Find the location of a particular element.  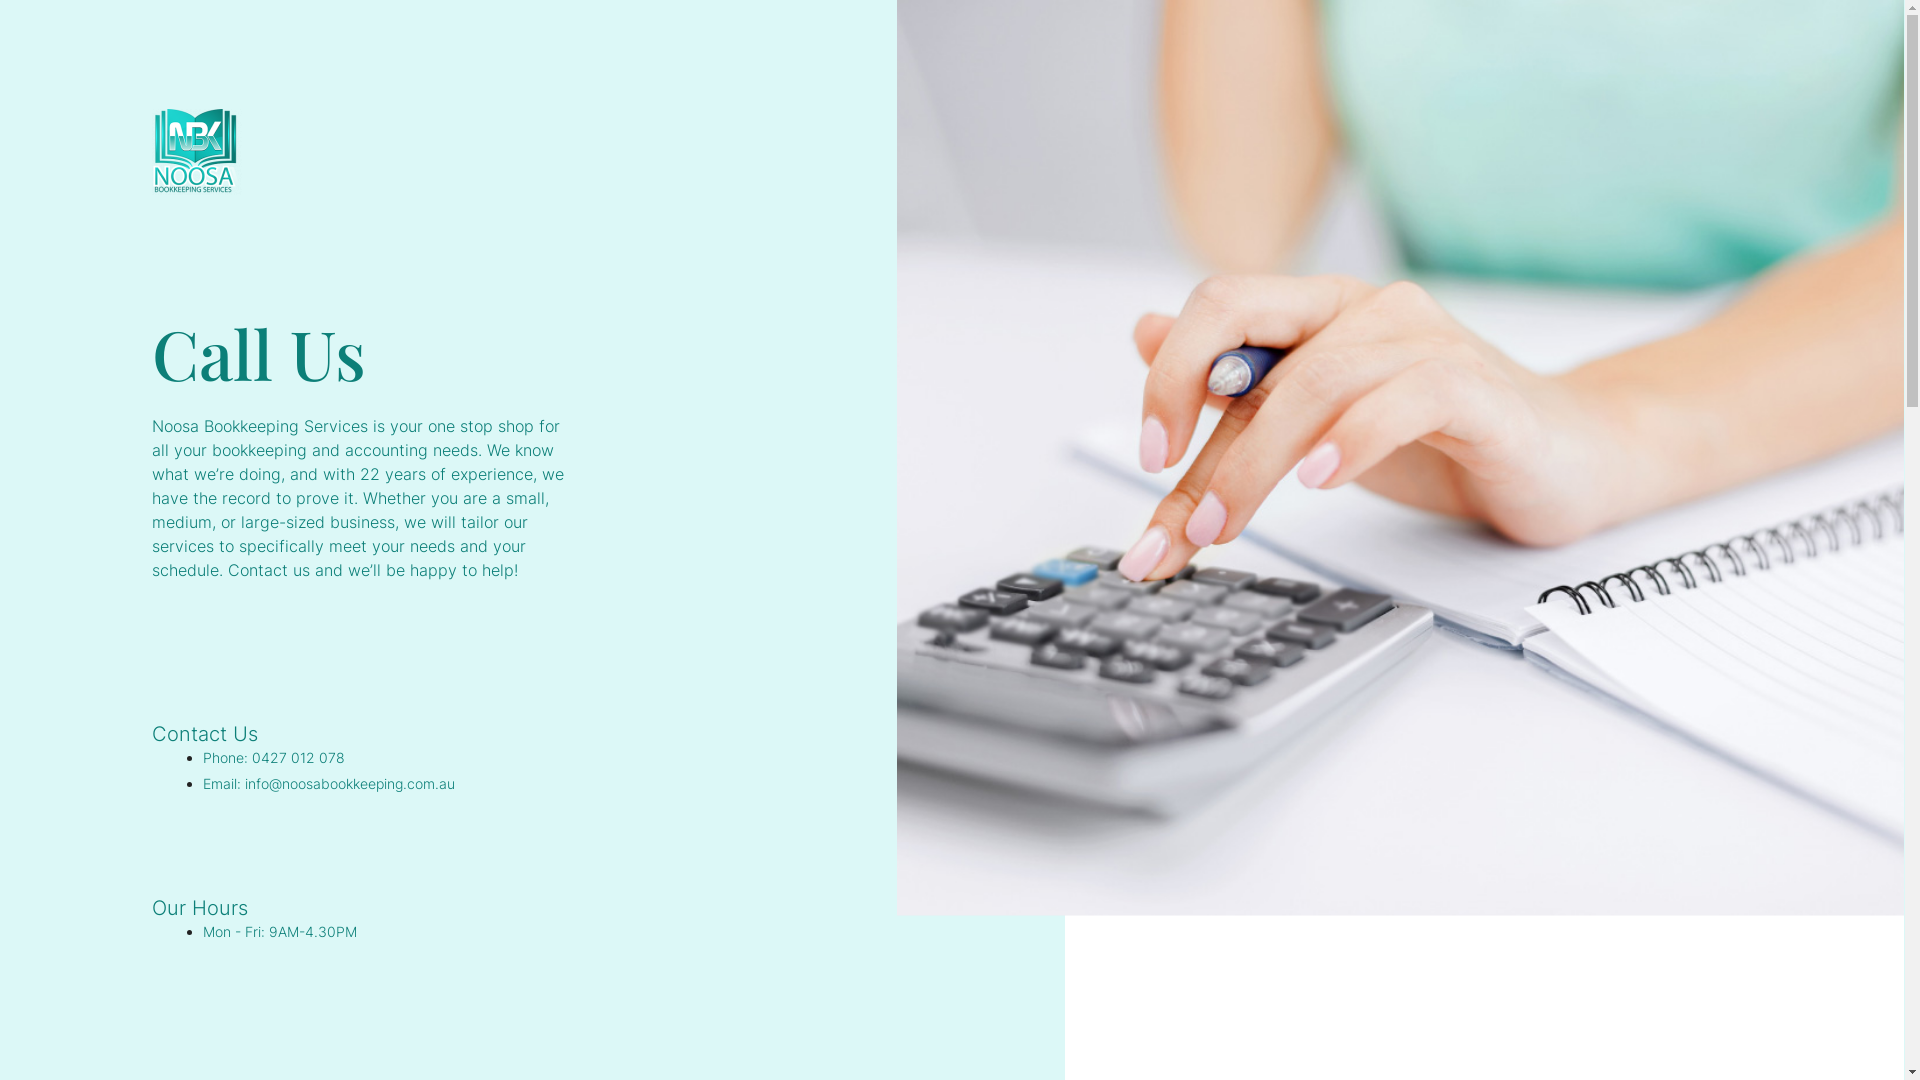

'Noosa-Bookkeeping-Services-copy' is located at coordinates (196, 150).